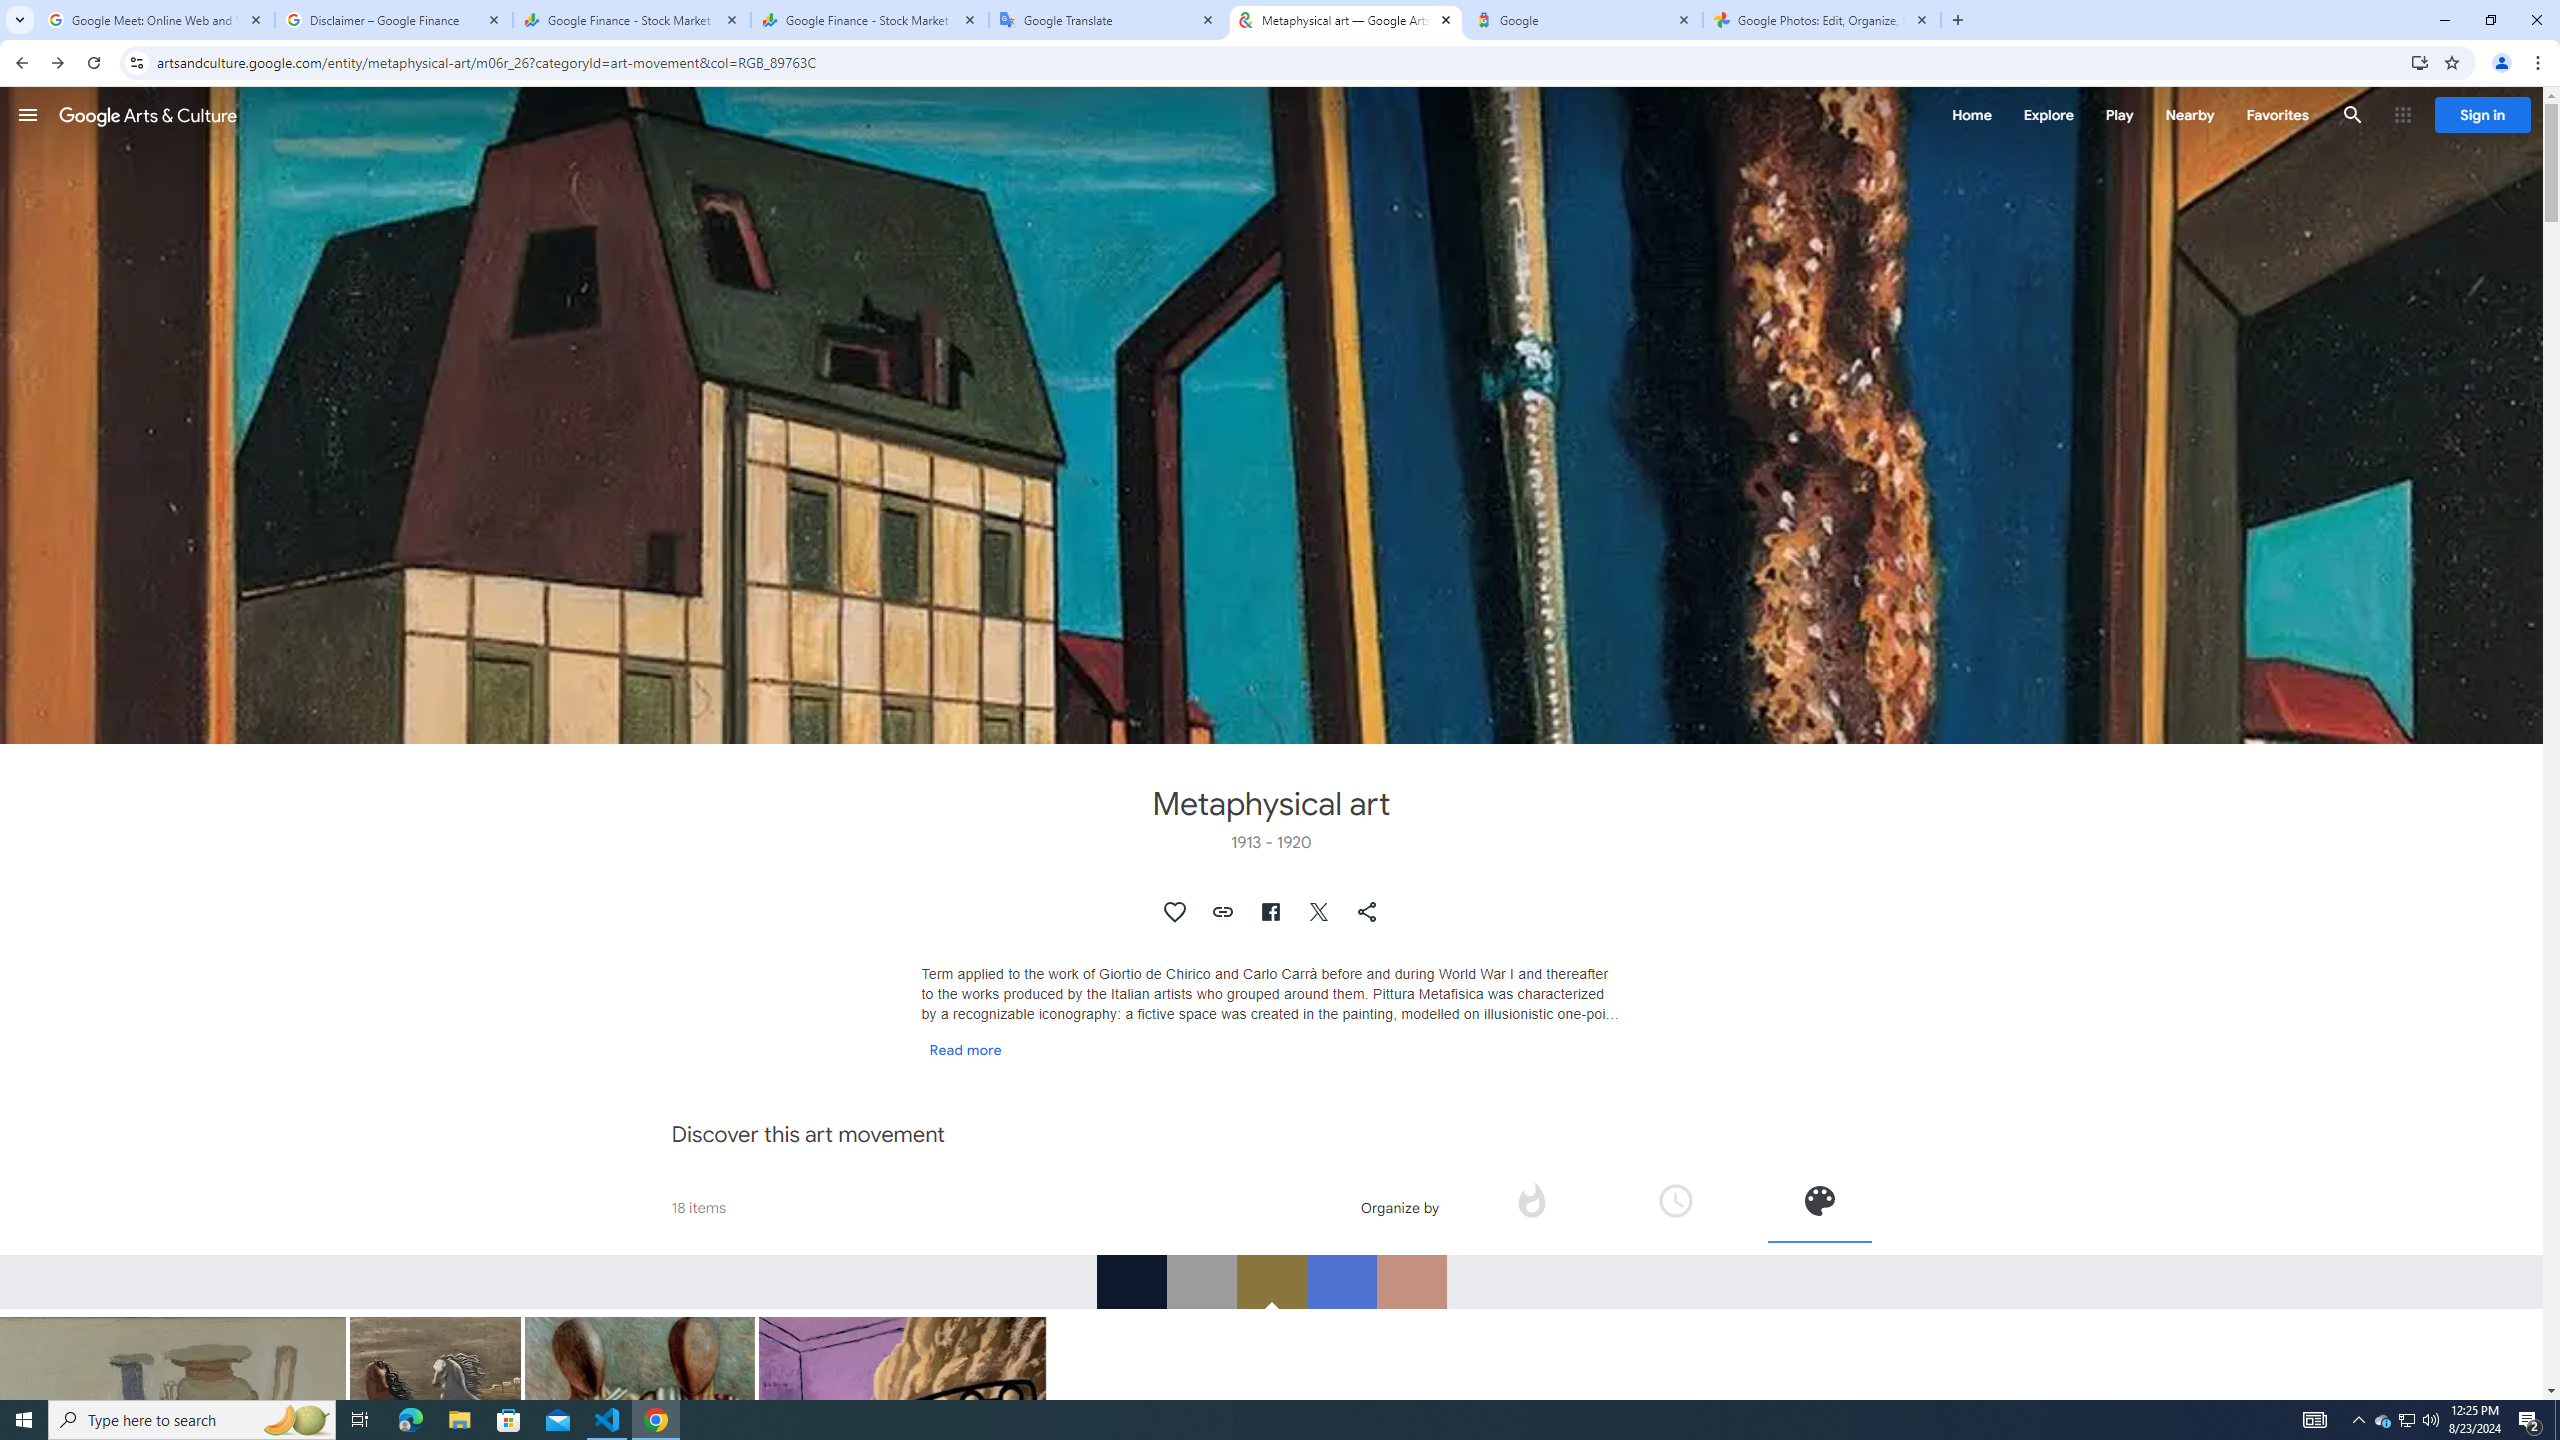 The width and height of the screenshot is (2560, 1440). What do you see at coordinates (1271, 911) in the screenshot?
I see `'Share on Facebook'` at bounding box center [1271, 911].